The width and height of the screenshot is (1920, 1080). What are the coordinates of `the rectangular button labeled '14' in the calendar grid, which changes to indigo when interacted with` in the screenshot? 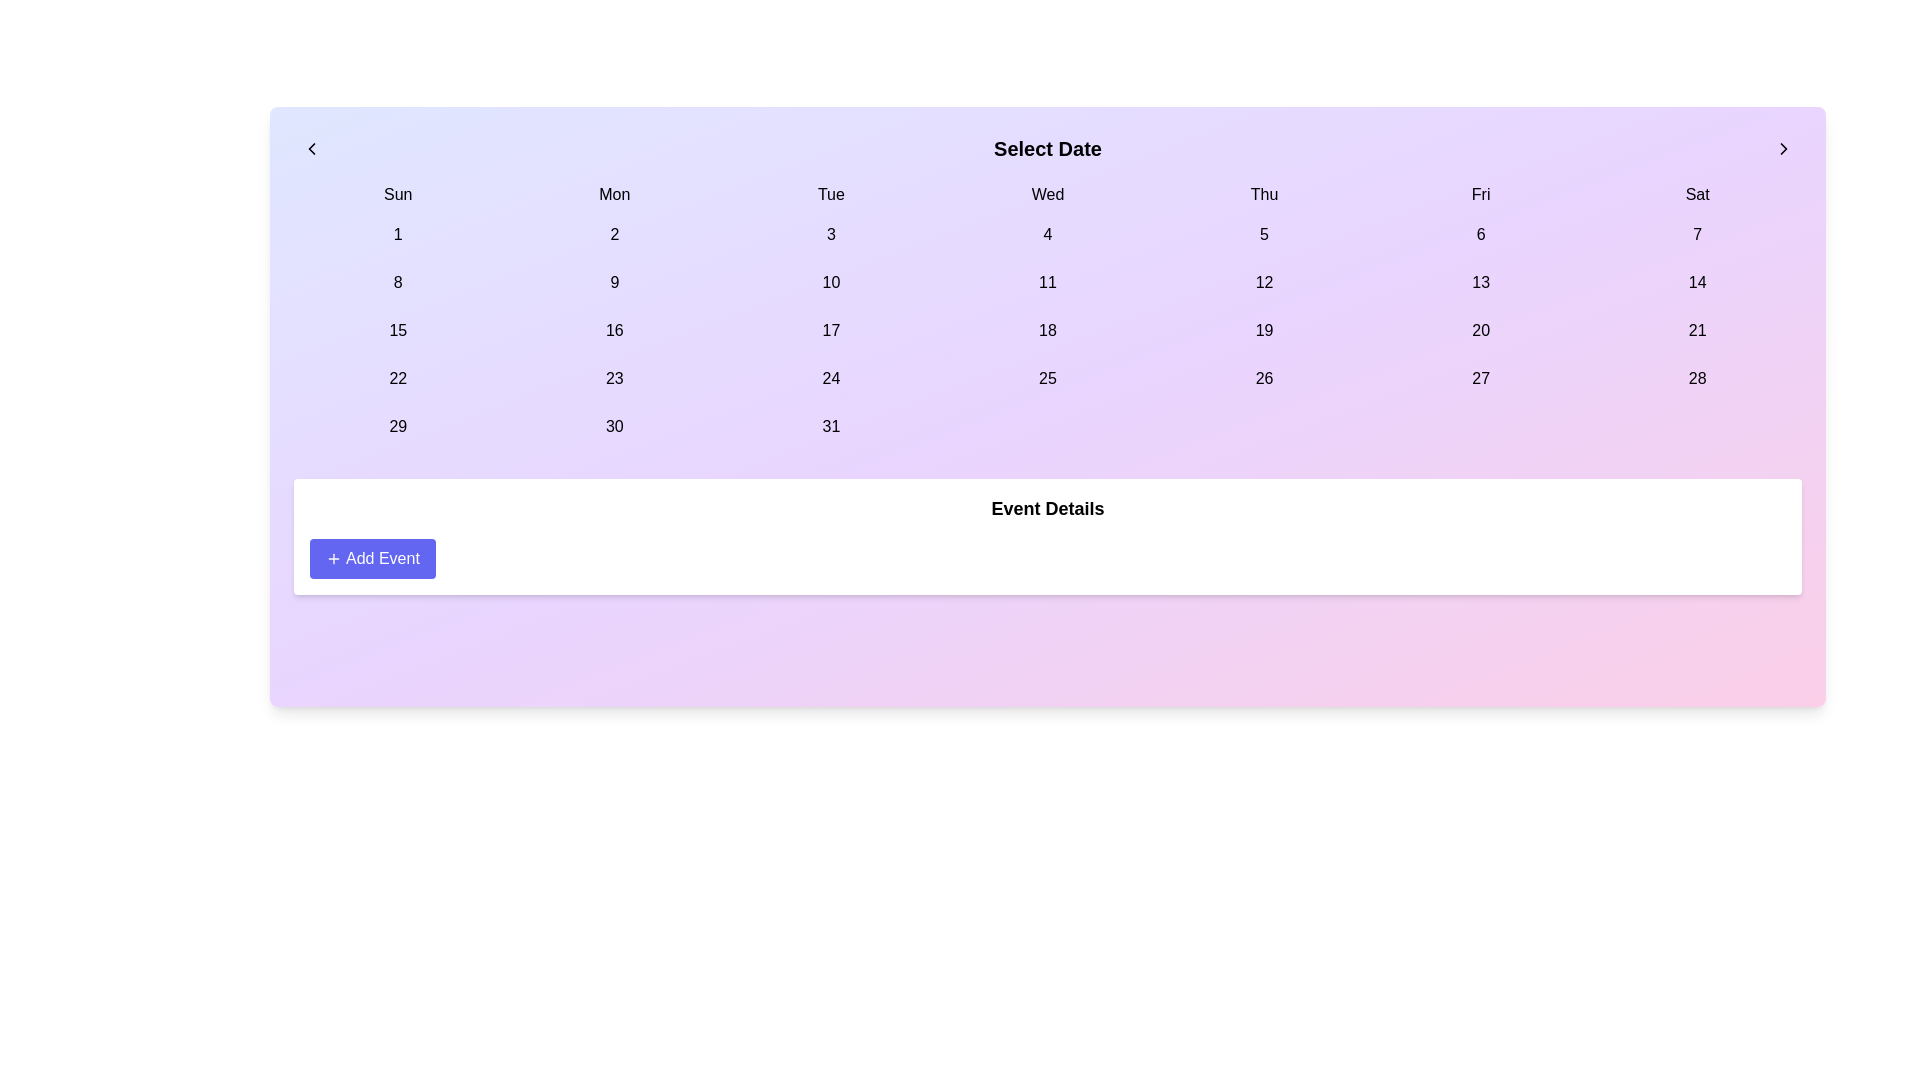 It's located at (1696, 282).